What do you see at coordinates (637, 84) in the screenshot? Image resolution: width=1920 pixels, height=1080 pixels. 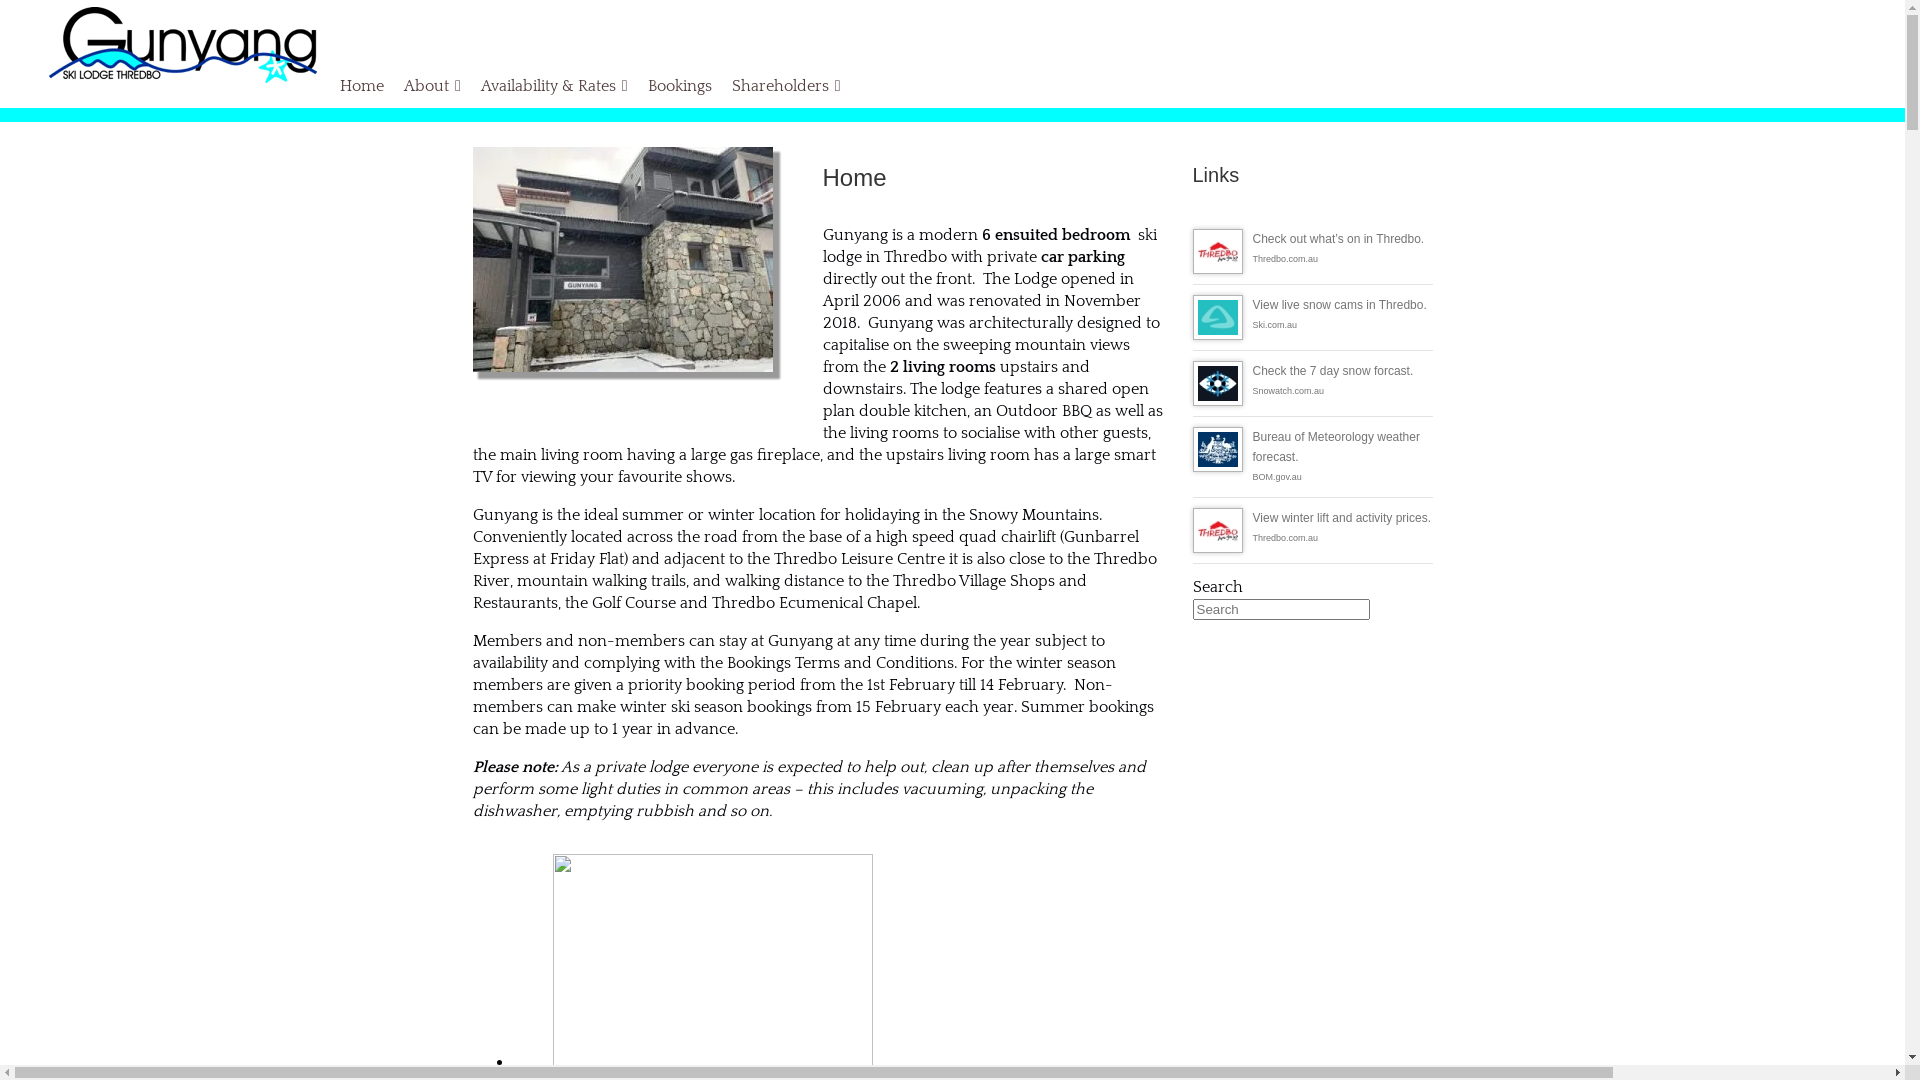 I see `'Bookings'` at bounding box center [637, 84].